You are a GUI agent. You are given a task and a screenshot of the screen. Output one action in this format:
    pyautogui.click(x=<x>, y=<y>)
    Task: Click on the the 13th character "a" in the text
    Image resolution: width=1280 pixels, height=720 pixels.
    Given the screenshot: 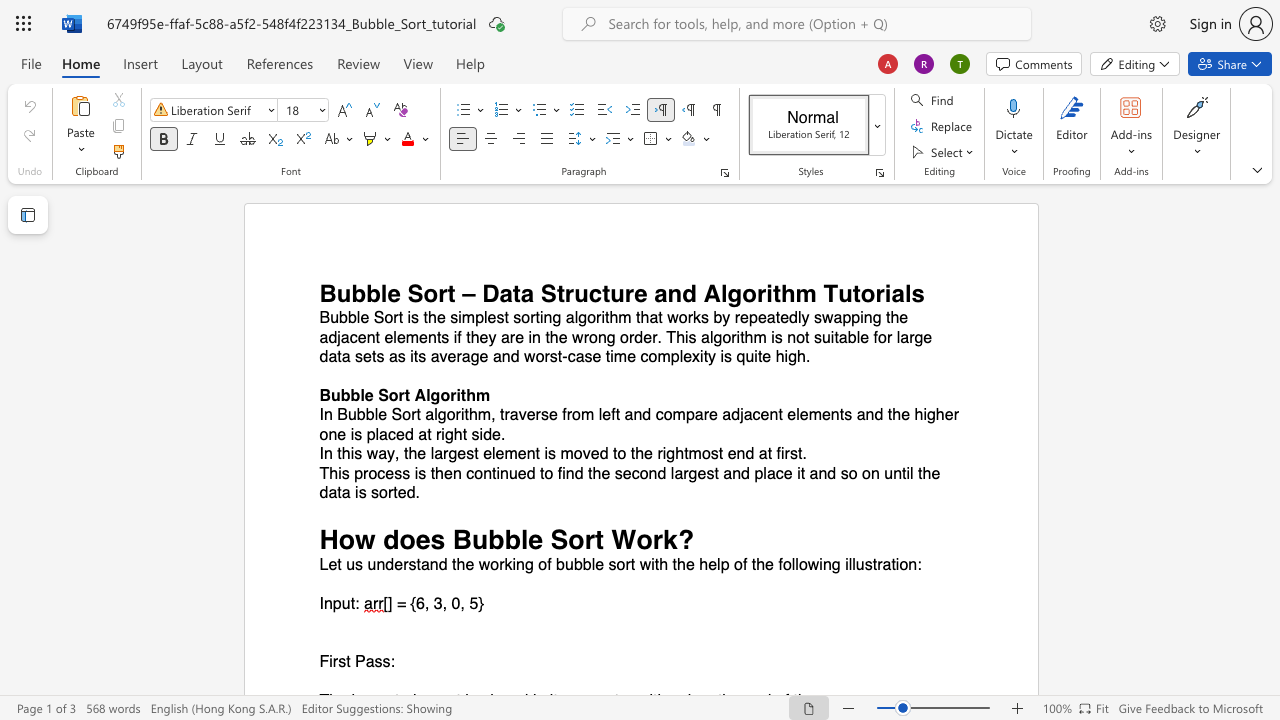 What is the action you would take?
    pyautogui.click(x=393, y=356)
    